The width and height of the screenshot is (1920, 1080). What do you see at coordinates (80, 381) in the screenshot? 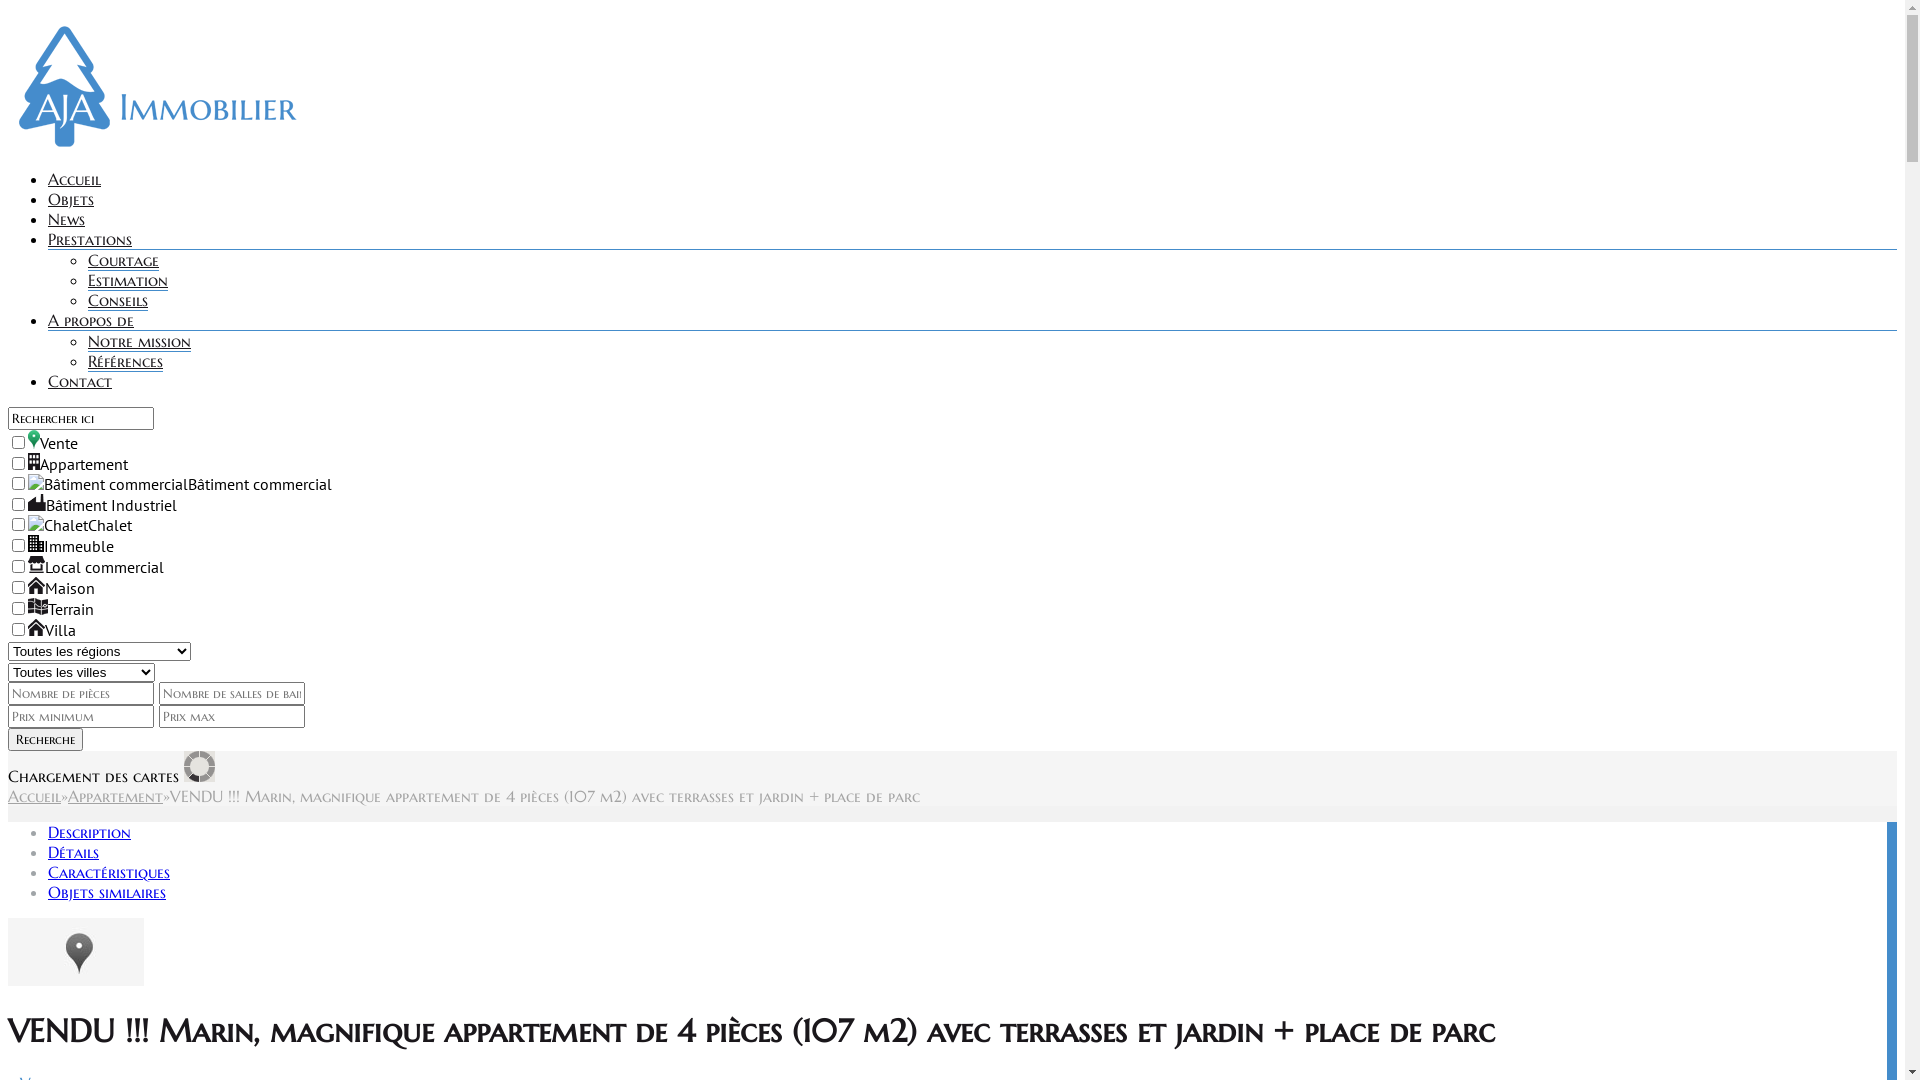
I see `'Contact'` at bounding box center [80, 381].